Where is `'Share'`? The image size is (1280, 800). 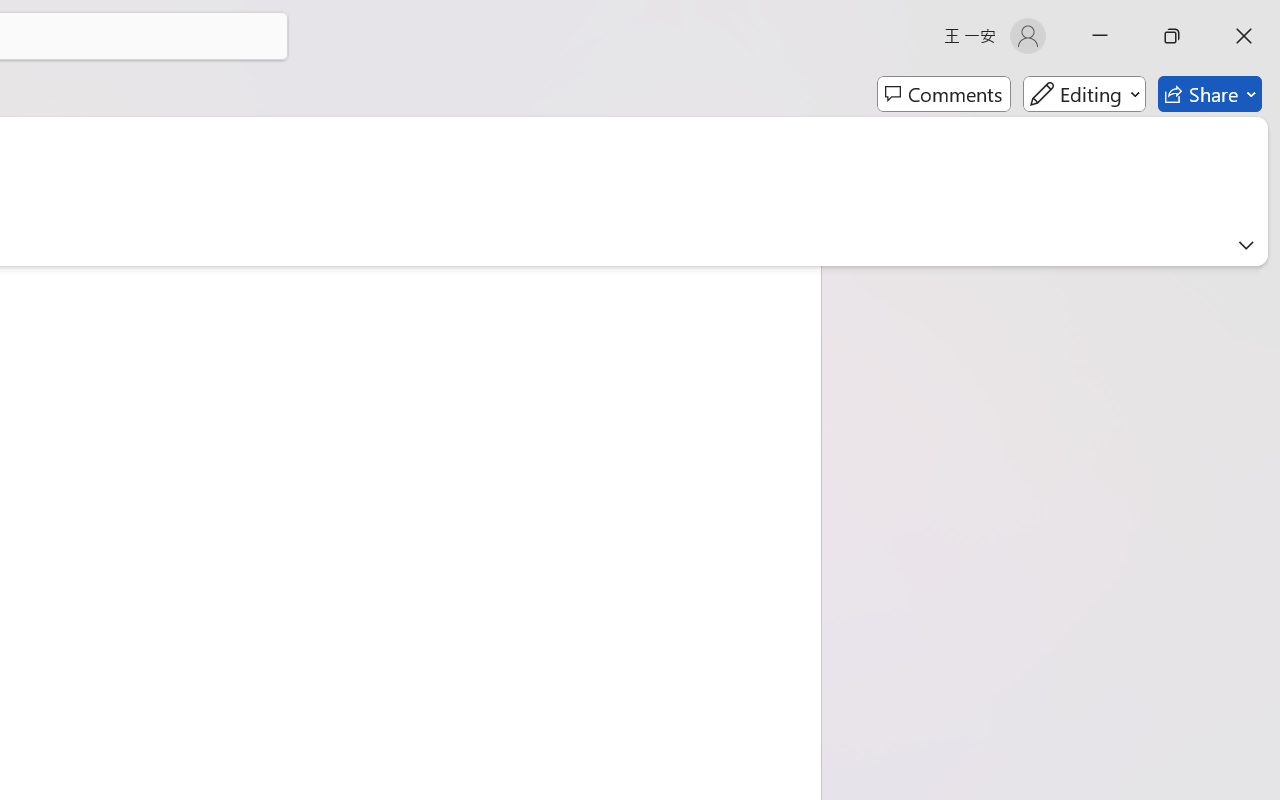
'Share' is located at coordinates (1209, 94).